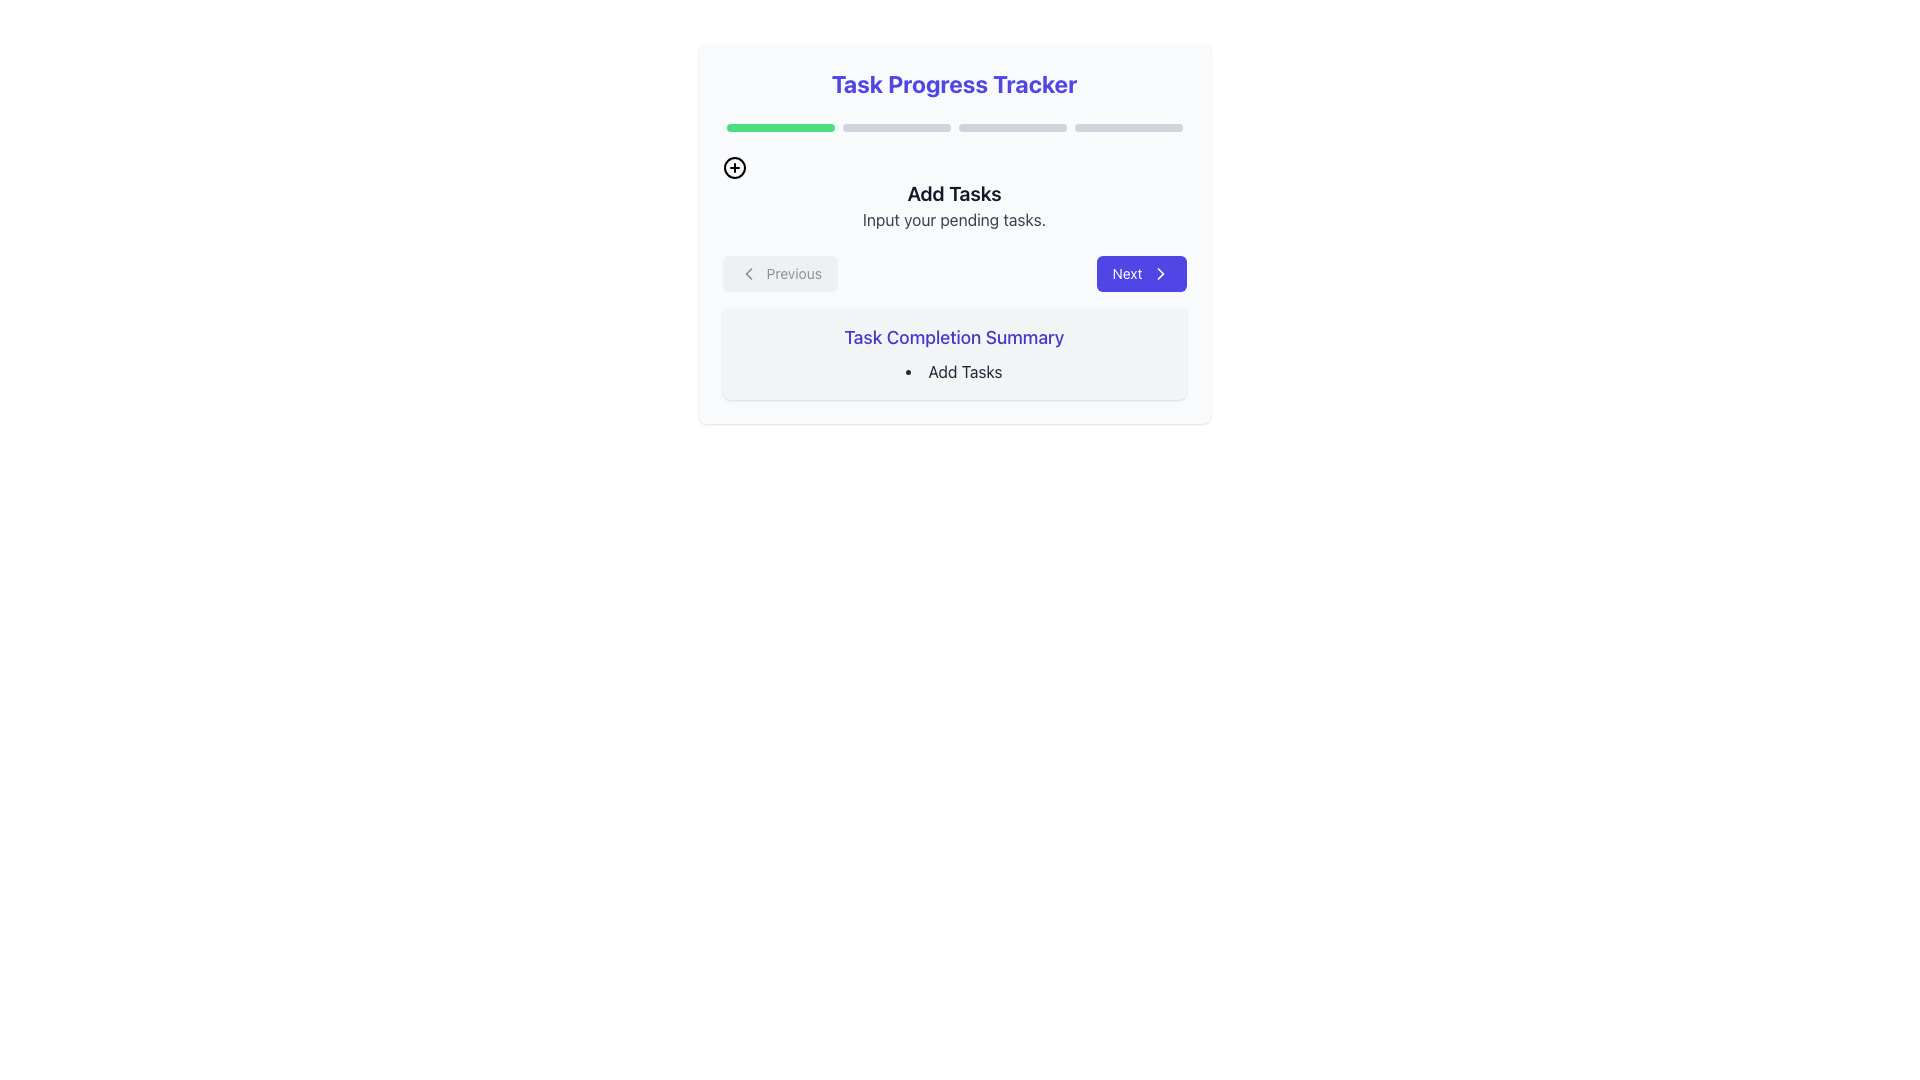  I want to click on the second button in the 'Task Progress Tracker' section, so click(1141, 273).